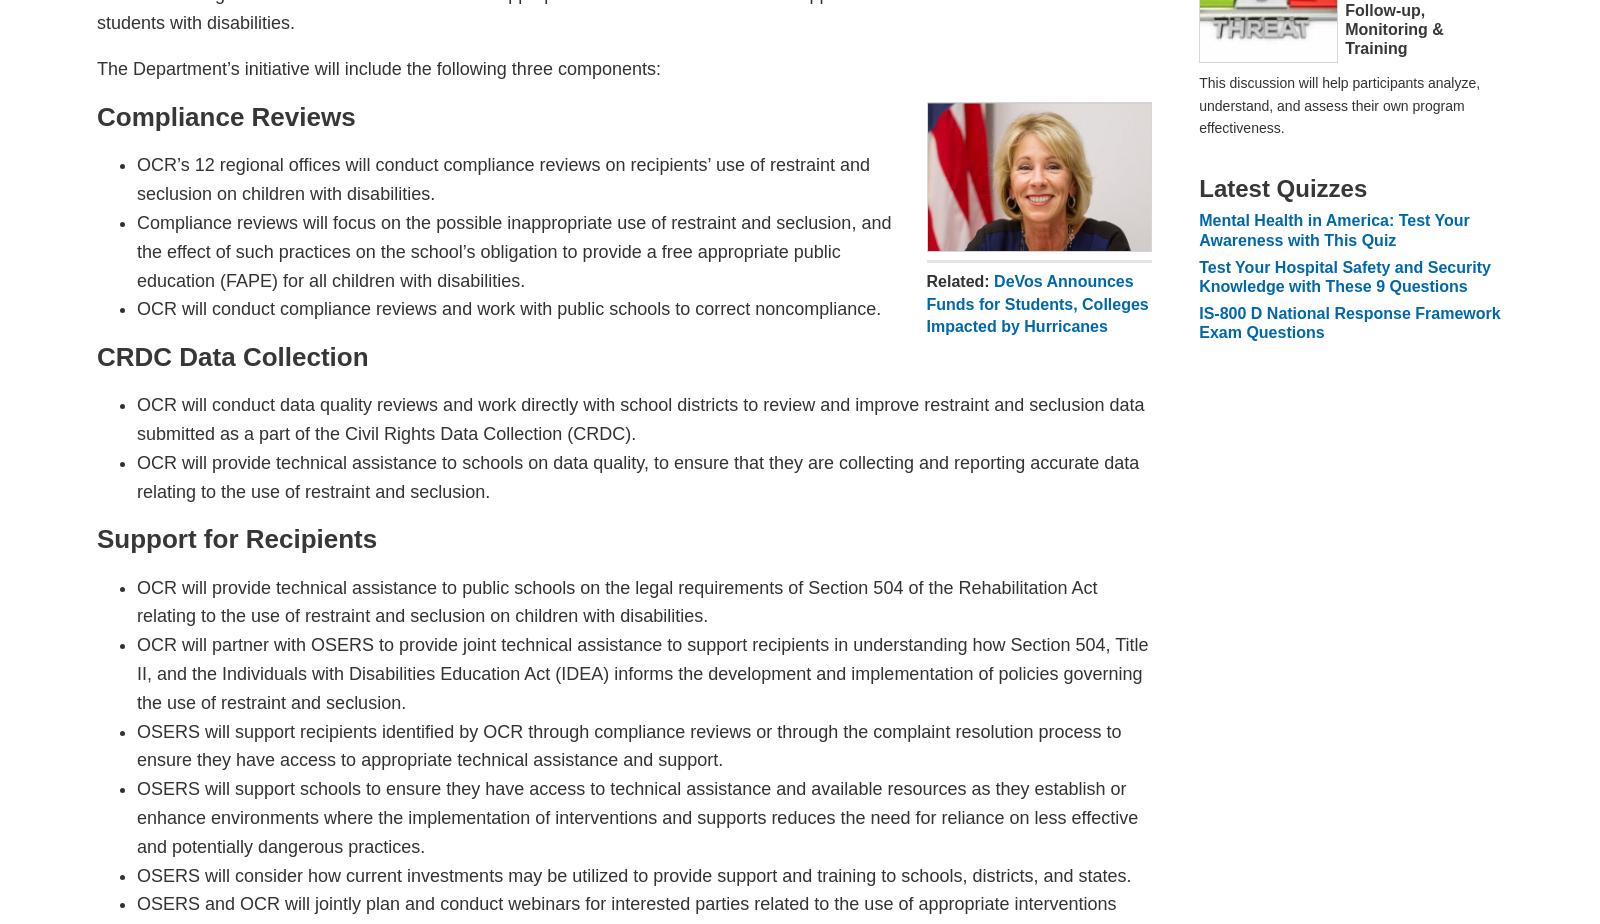 The width and height of the screenshot is (1600, 924). What do you see at coordinates (378, 69) in the screenshot?
I see `'The Department’s initiative will include the following three components:'` at bounding box center [378, 69].